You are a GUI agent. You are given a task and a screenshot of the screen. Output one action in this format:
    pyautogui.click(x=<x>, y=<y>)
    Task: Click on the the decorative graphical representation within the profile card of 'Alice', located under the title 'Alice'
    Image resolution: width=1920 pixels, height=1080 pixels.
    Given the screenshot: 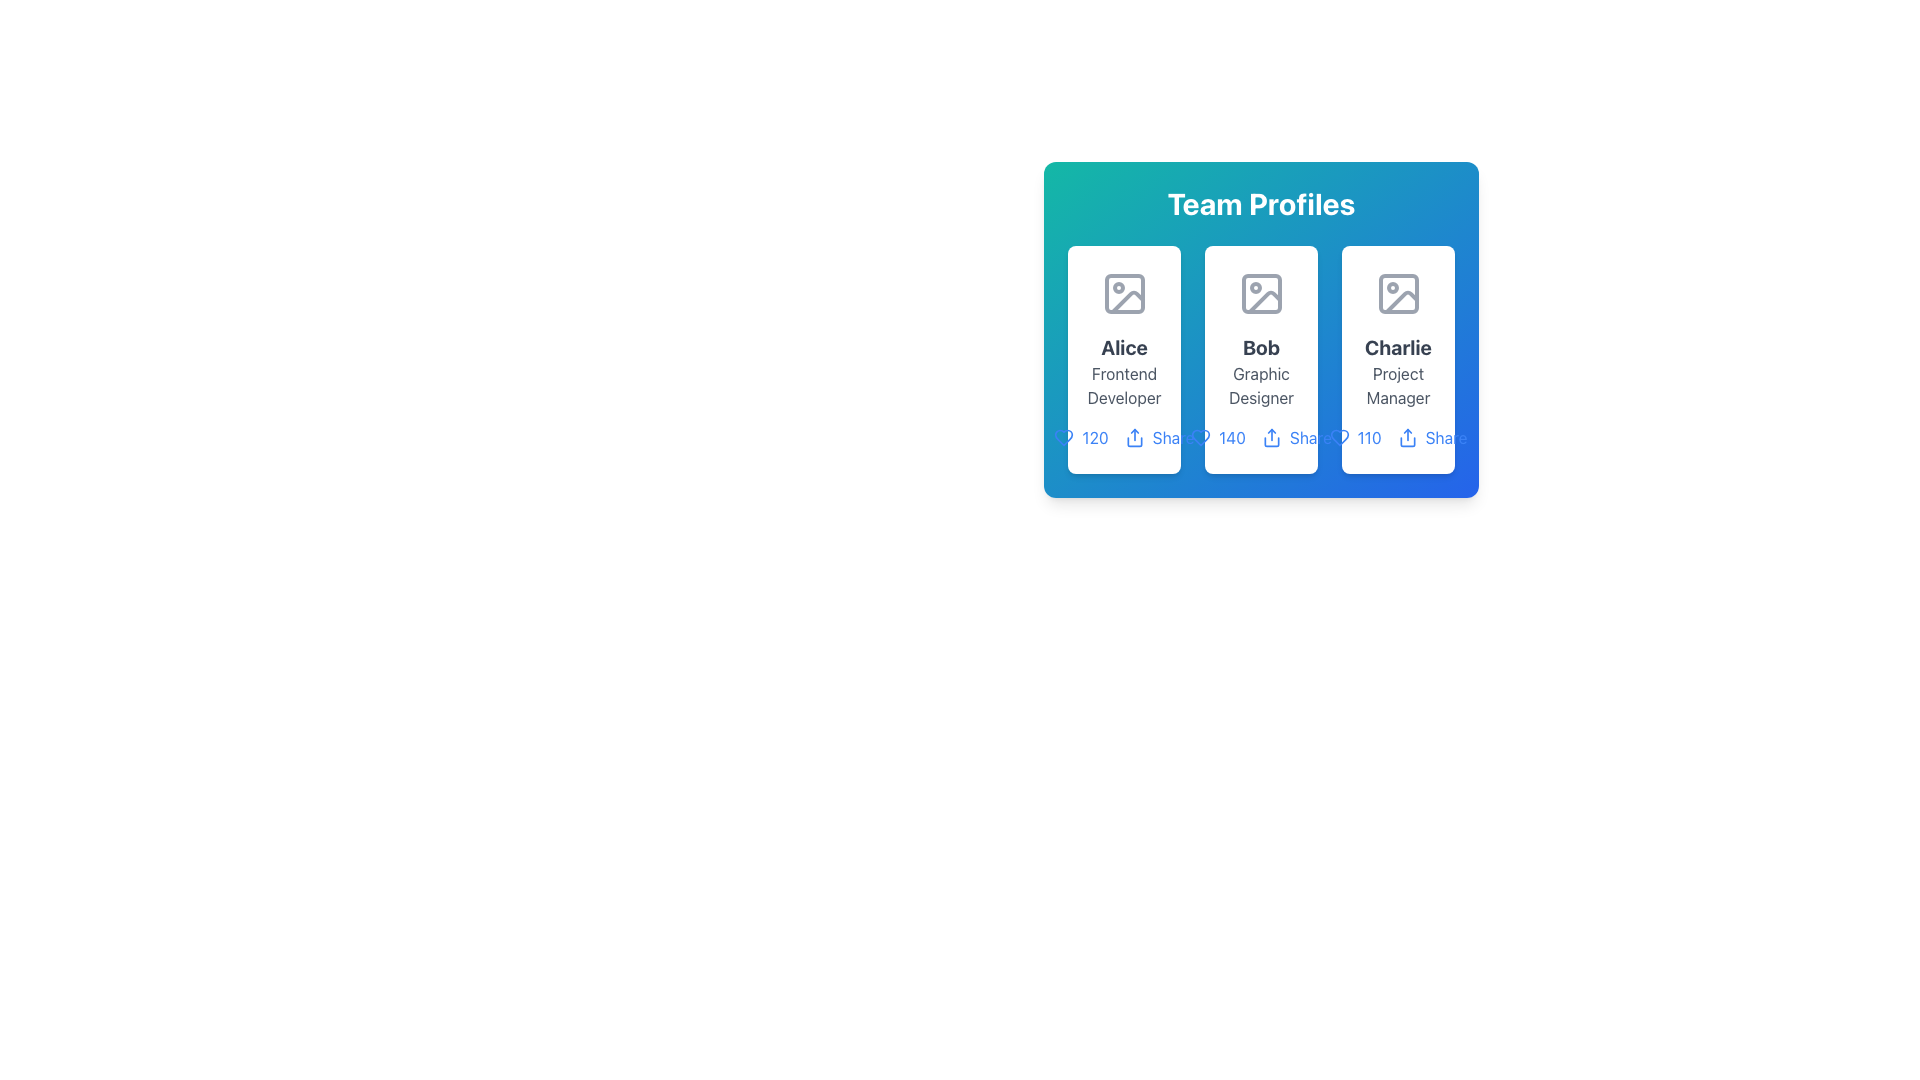 What is the action you would take?
    pyautogui.click(x=1127, y=302)
    